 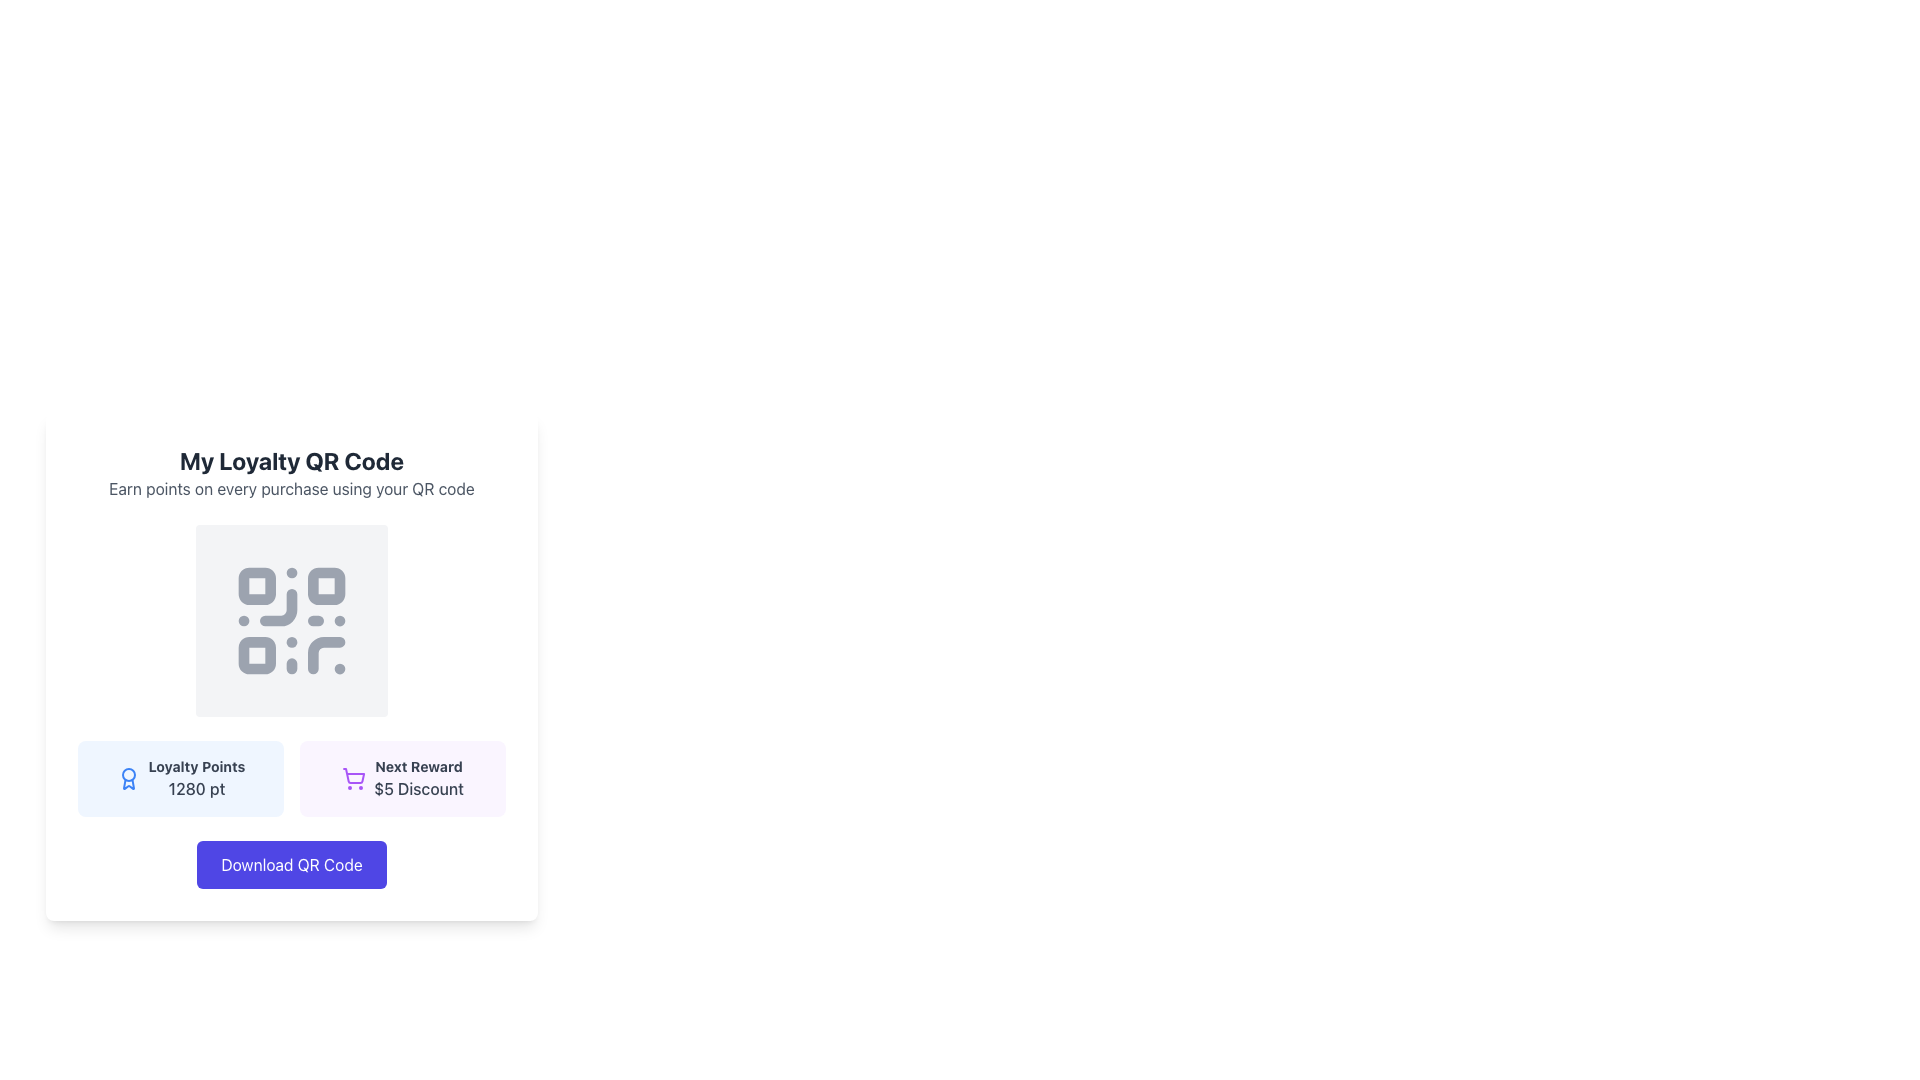 I want to click on the 'Download QR Code' button, which is a rectangular button with rounded corners in rich indigo color, to initiate the download, so click(x=291, y=863).